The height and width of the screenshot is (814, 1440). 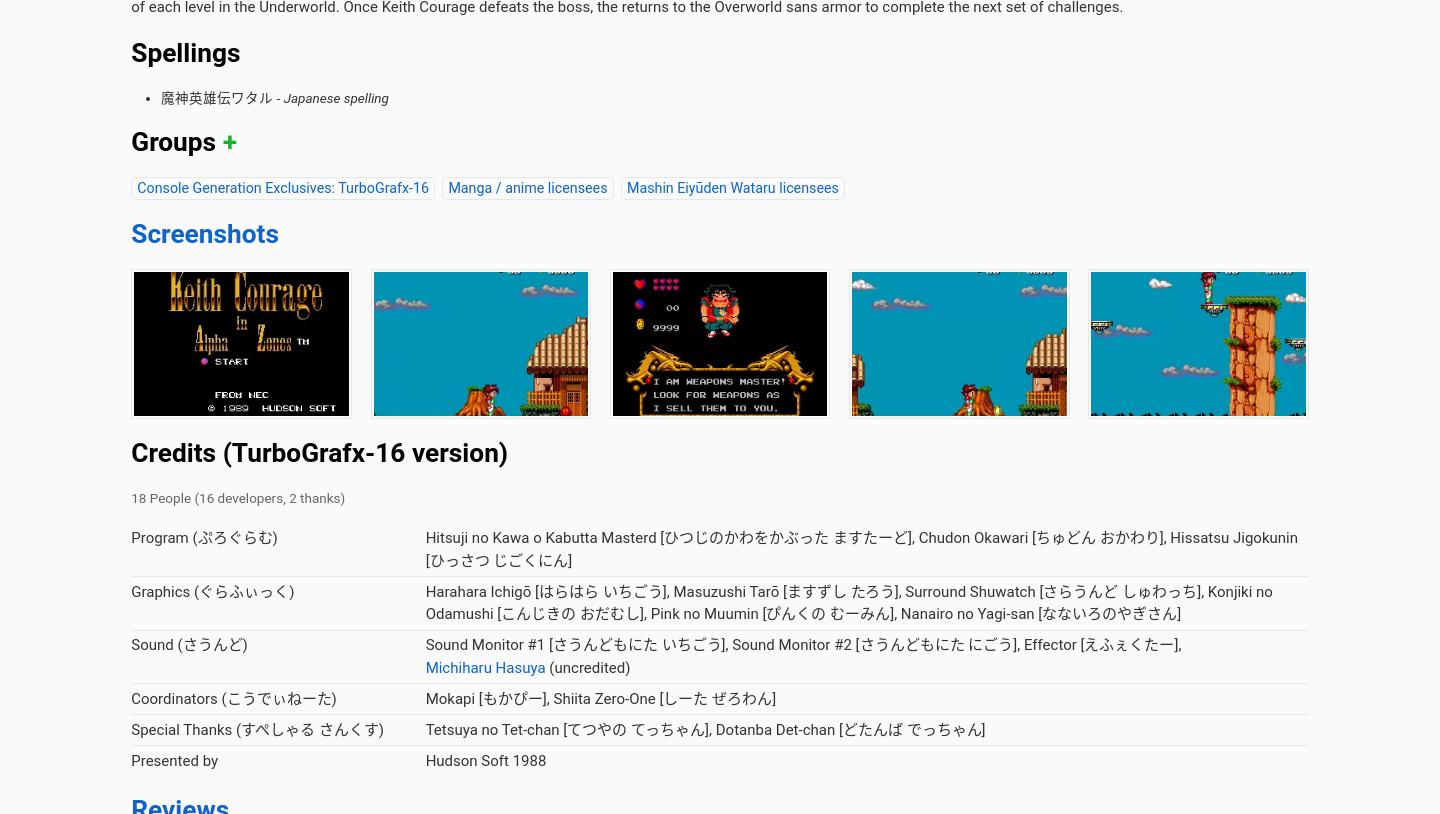 I want to click on 'Alaka', so click(x=499, y=274).